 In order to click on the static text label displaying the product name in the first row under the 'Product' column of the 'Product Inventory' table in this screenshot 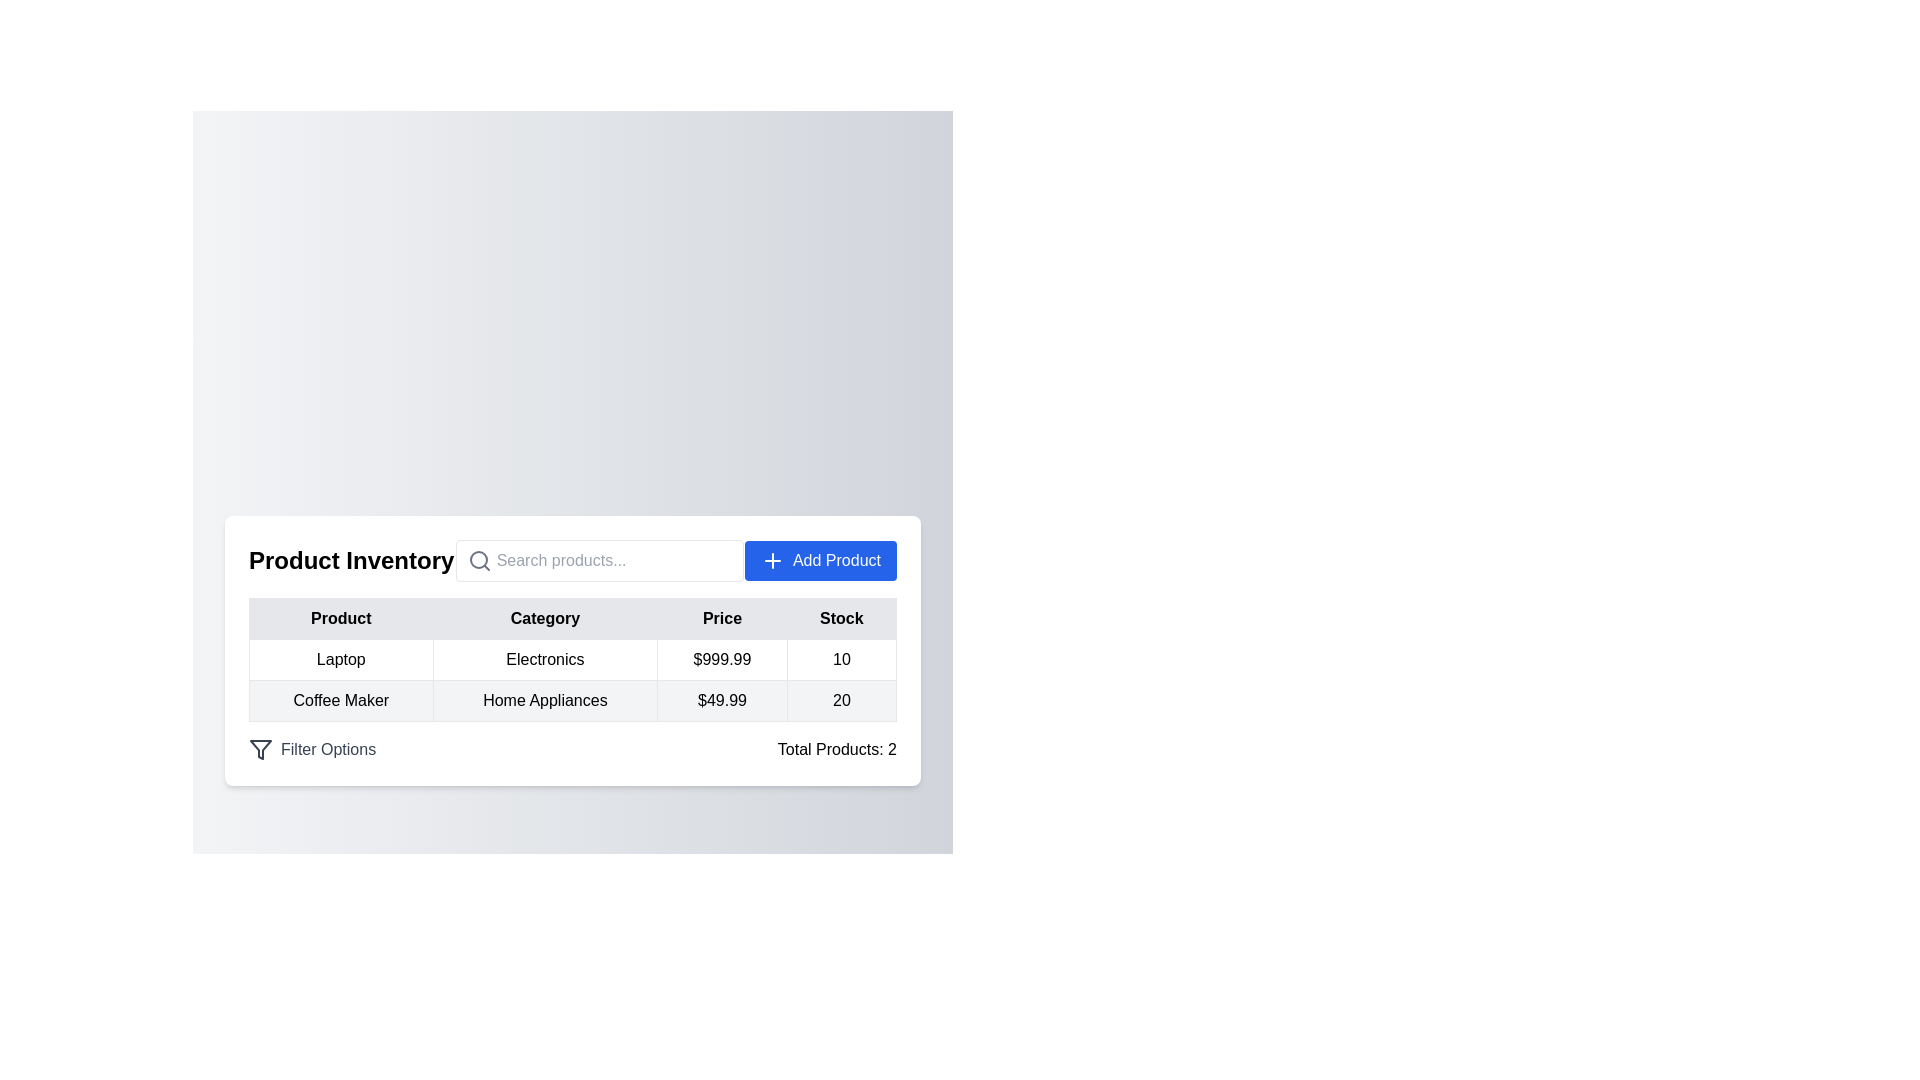, I will do `click(341, 659)`.